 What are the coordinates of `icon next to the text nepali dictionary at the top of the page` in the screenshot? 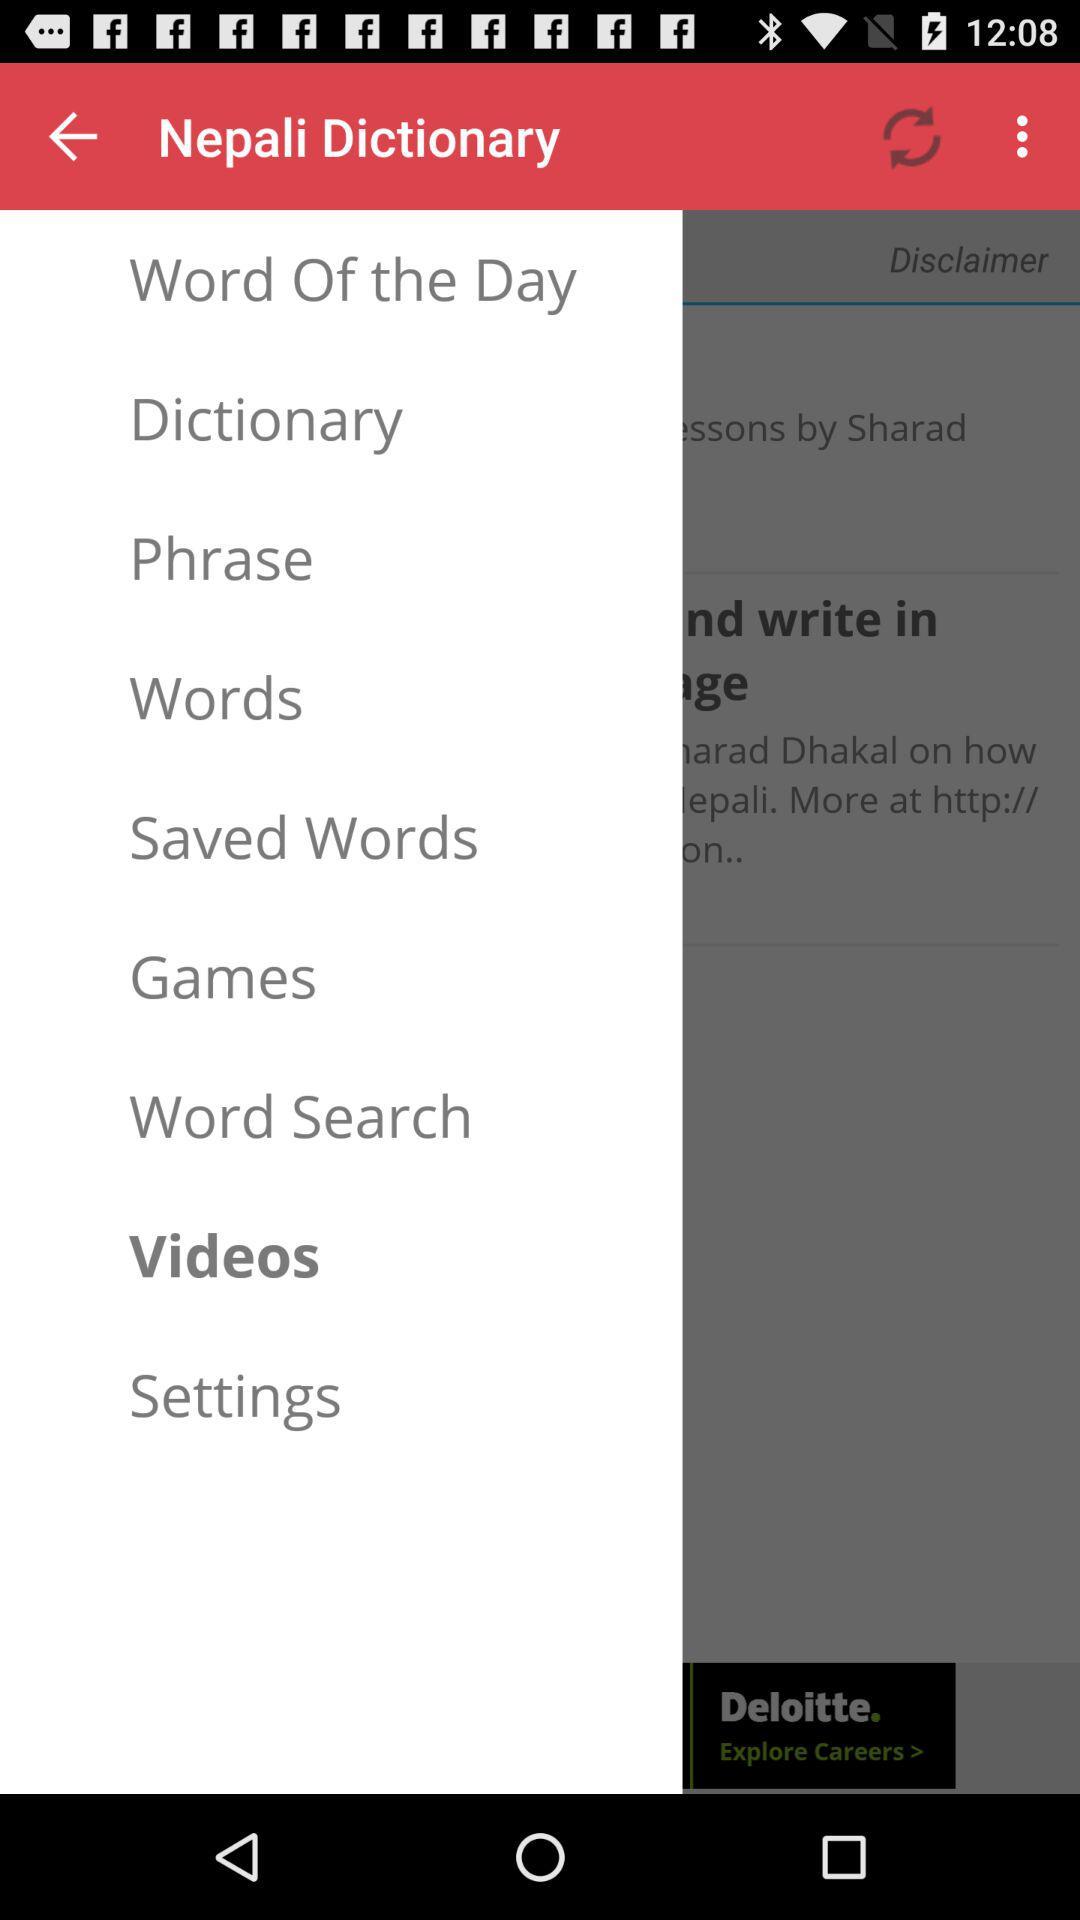 It's located at (911, 136).